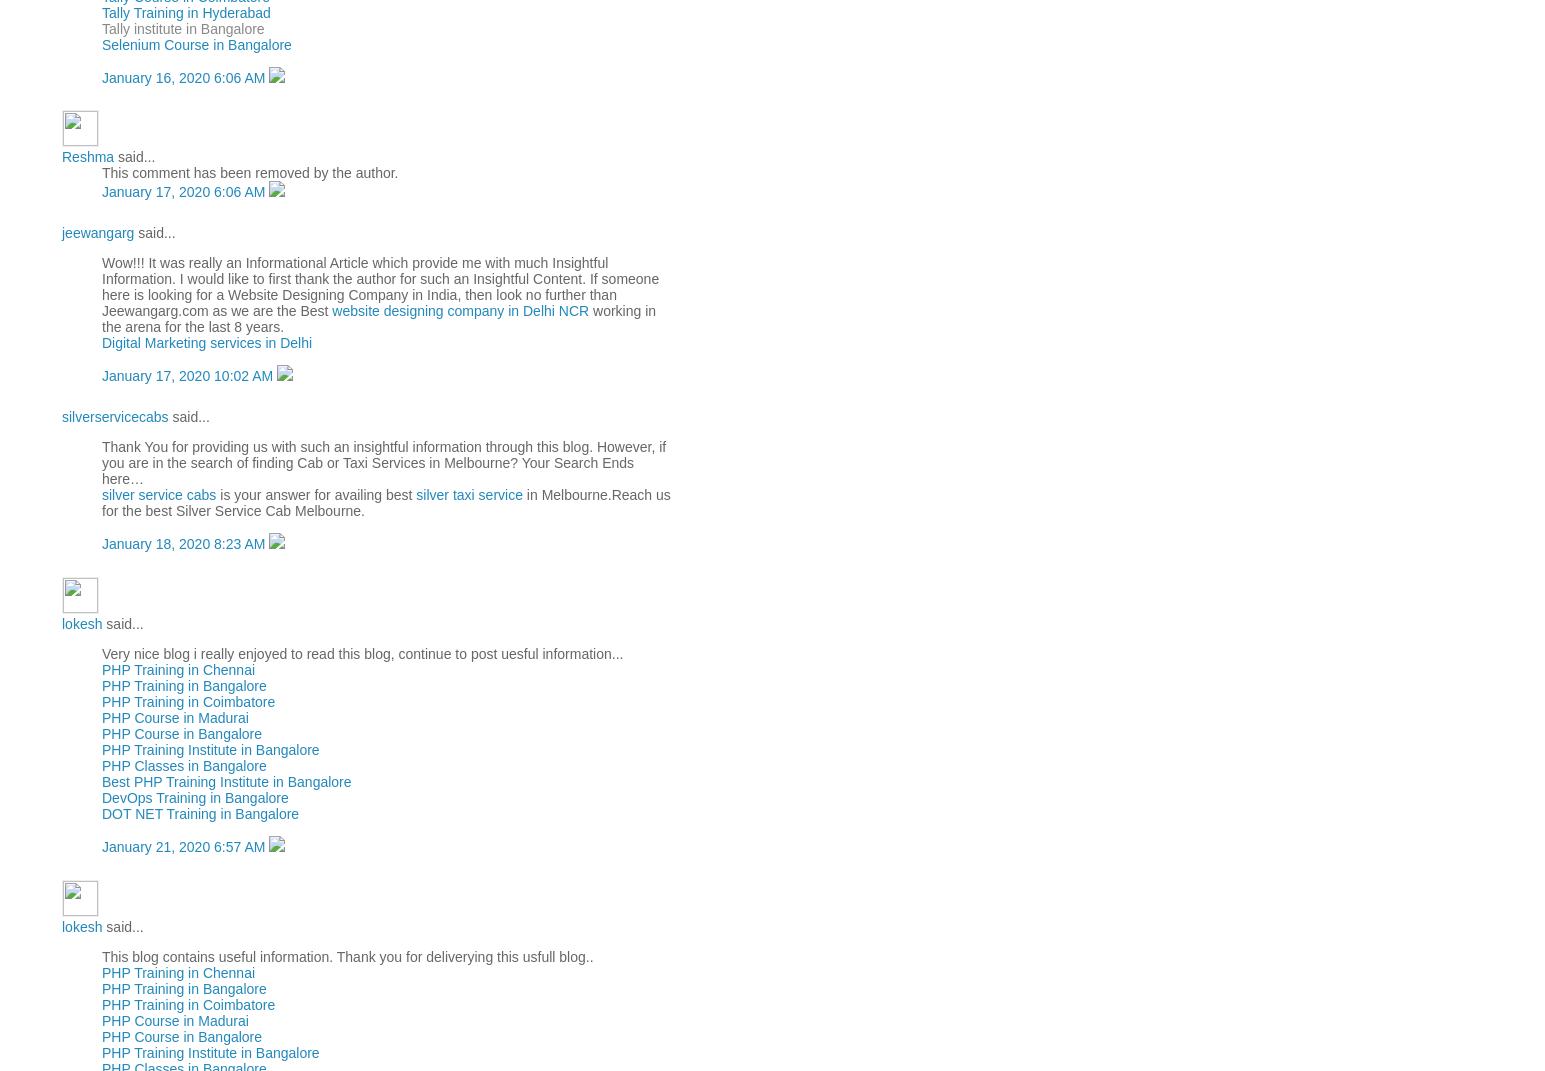 Image resolution: width=1545 pixels, height=1071 pixels. Describe the element at coordinates (186, 10) in the screenshot. I see `'Tally Training in Hyderabad'` at that location.